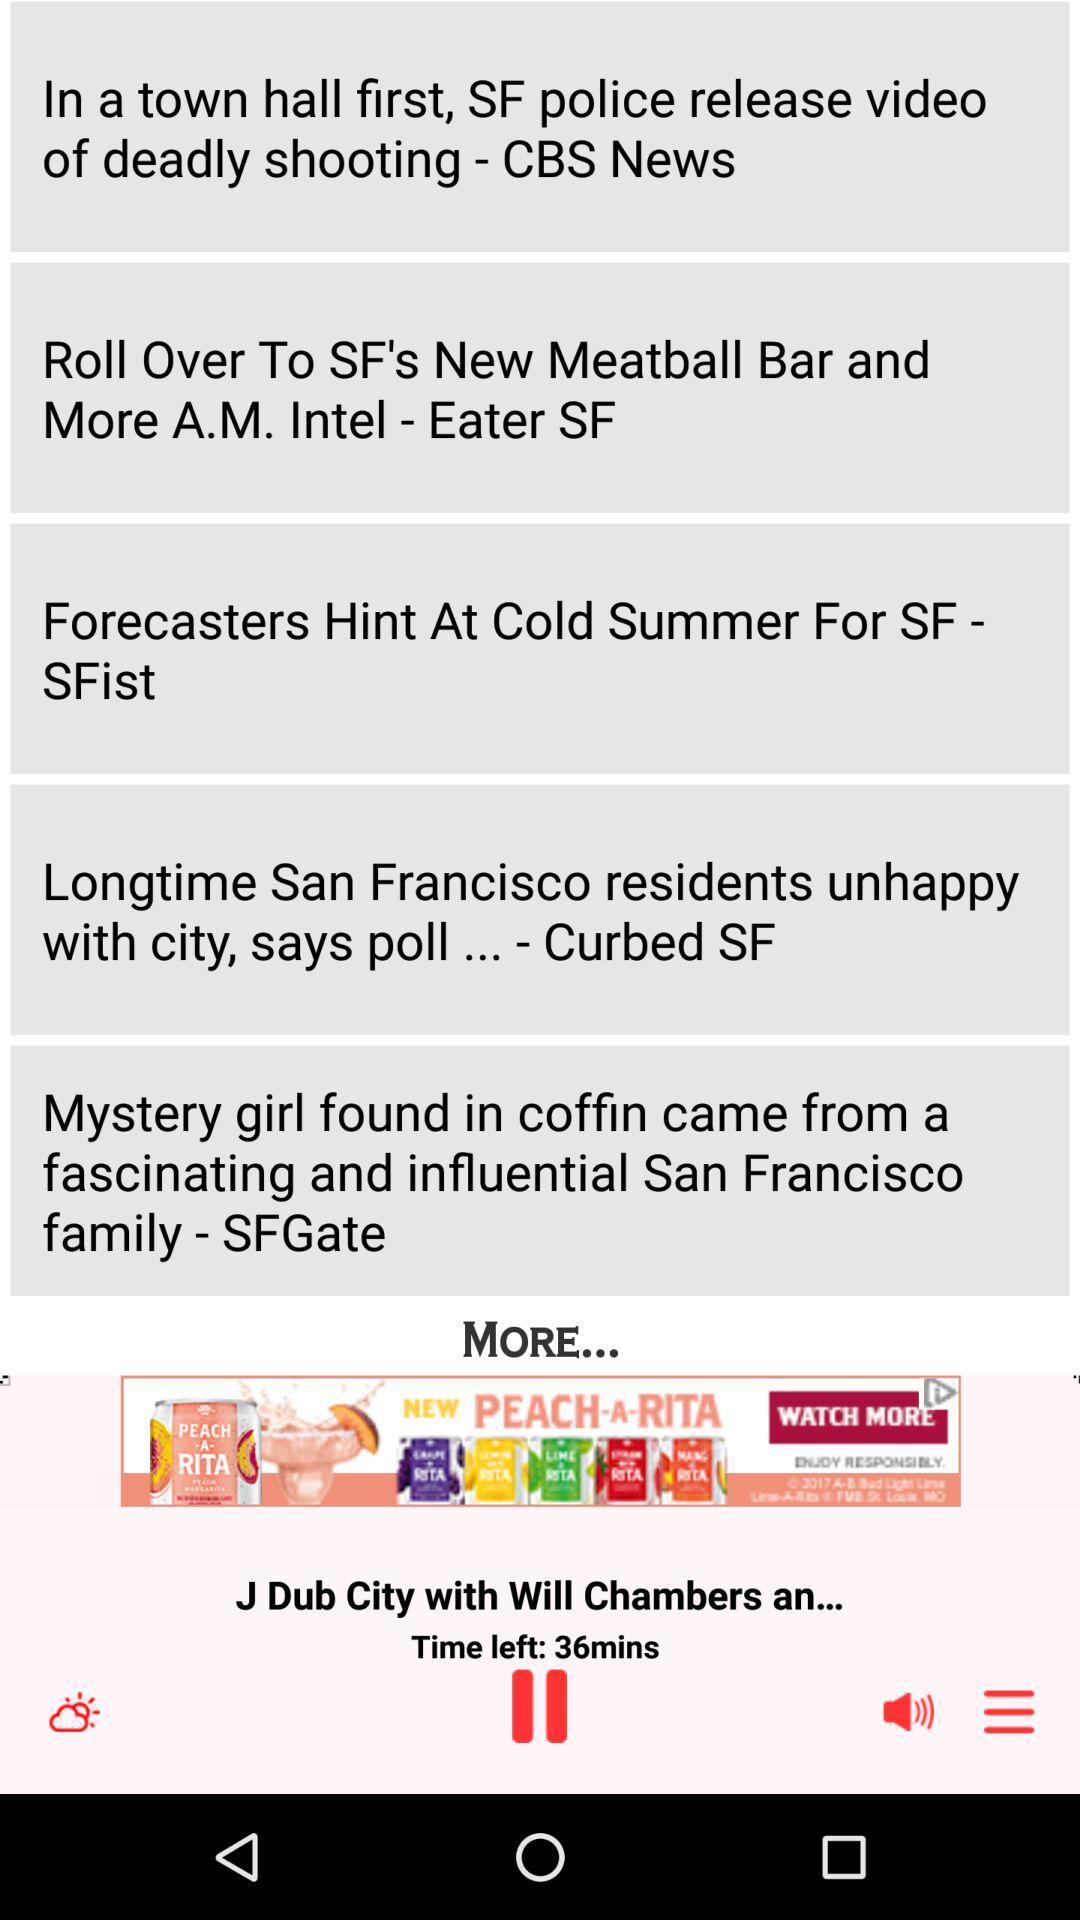 This screenshot has width=1080, height=1920. Describe the element at coordinates (538, 1826) in the screenshot. I see `the pause icon` at that location.